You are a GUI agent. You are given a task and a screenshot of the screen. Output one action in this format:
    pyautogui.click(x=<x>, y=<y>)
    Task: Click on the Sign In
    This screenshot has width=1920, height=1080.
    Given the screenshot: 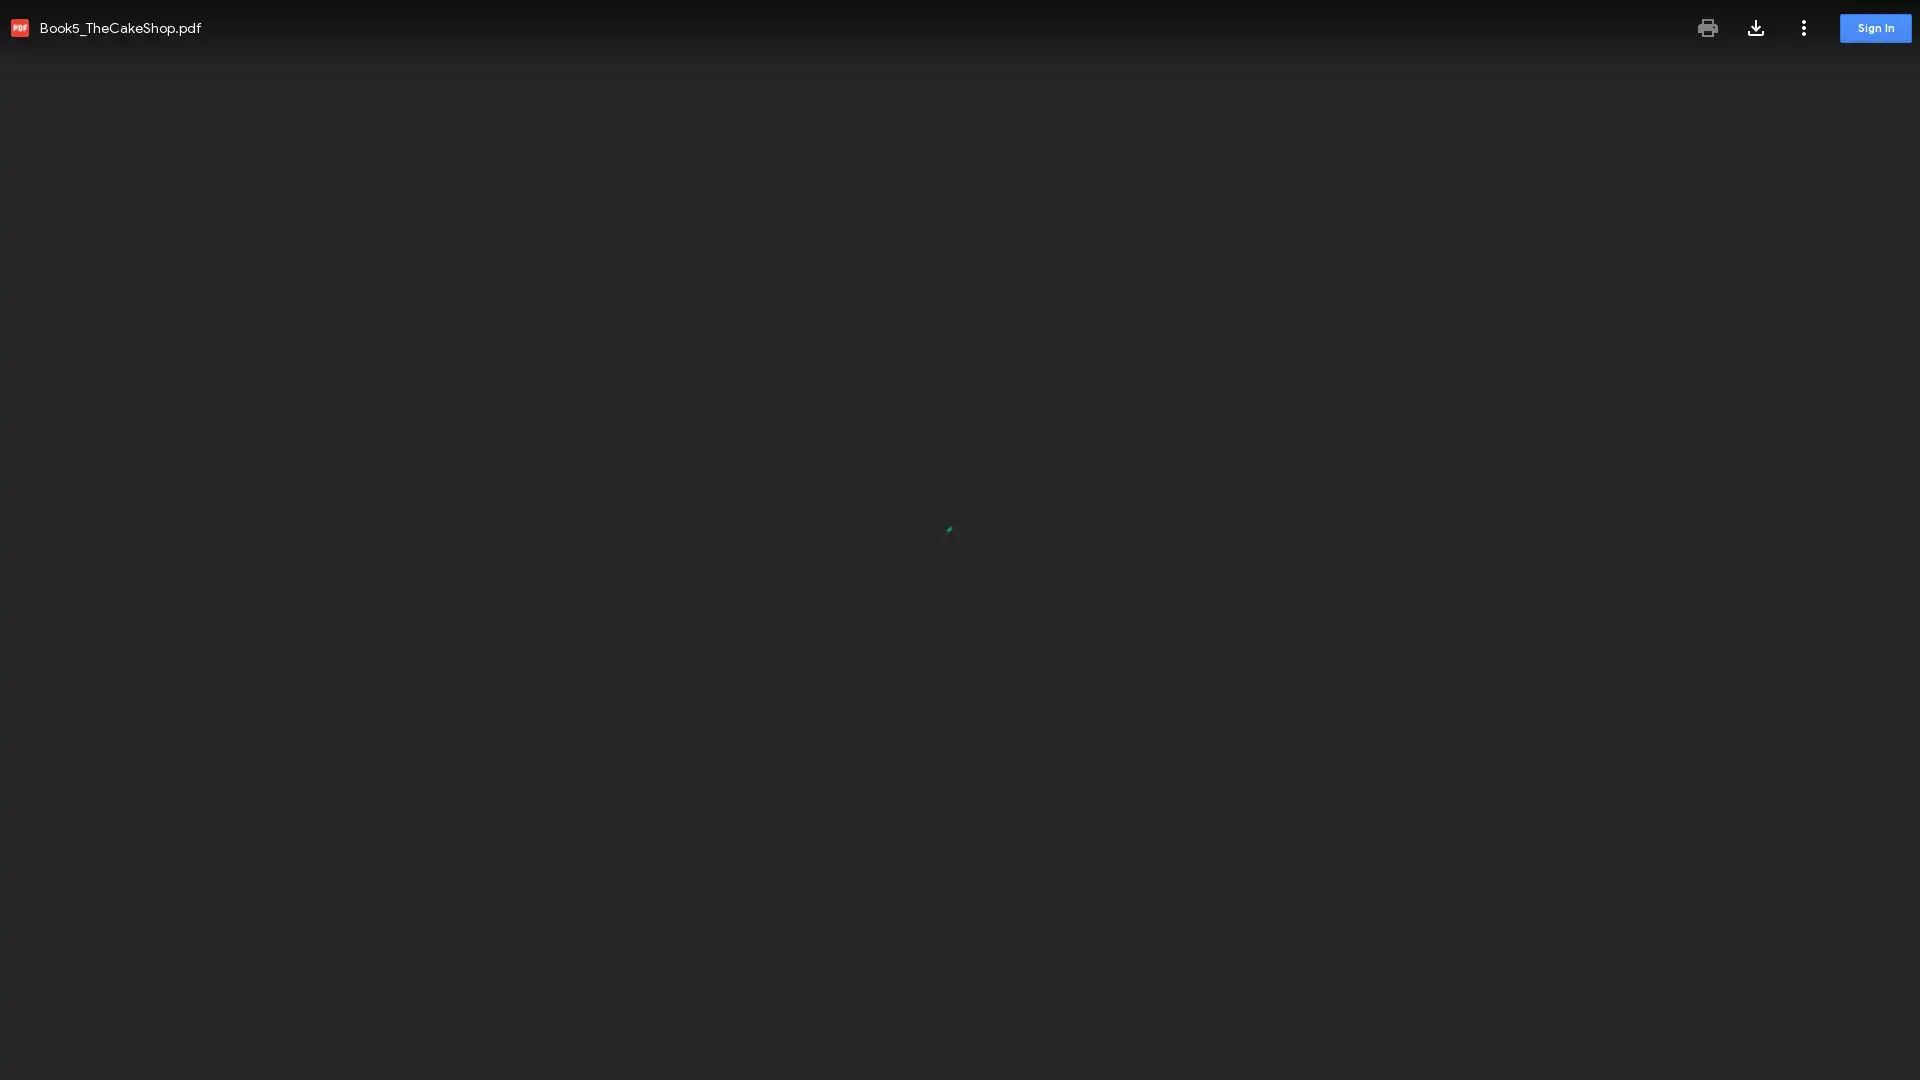 What is the action you would take?
    pyautogui.click(x=1875, y=28)
    